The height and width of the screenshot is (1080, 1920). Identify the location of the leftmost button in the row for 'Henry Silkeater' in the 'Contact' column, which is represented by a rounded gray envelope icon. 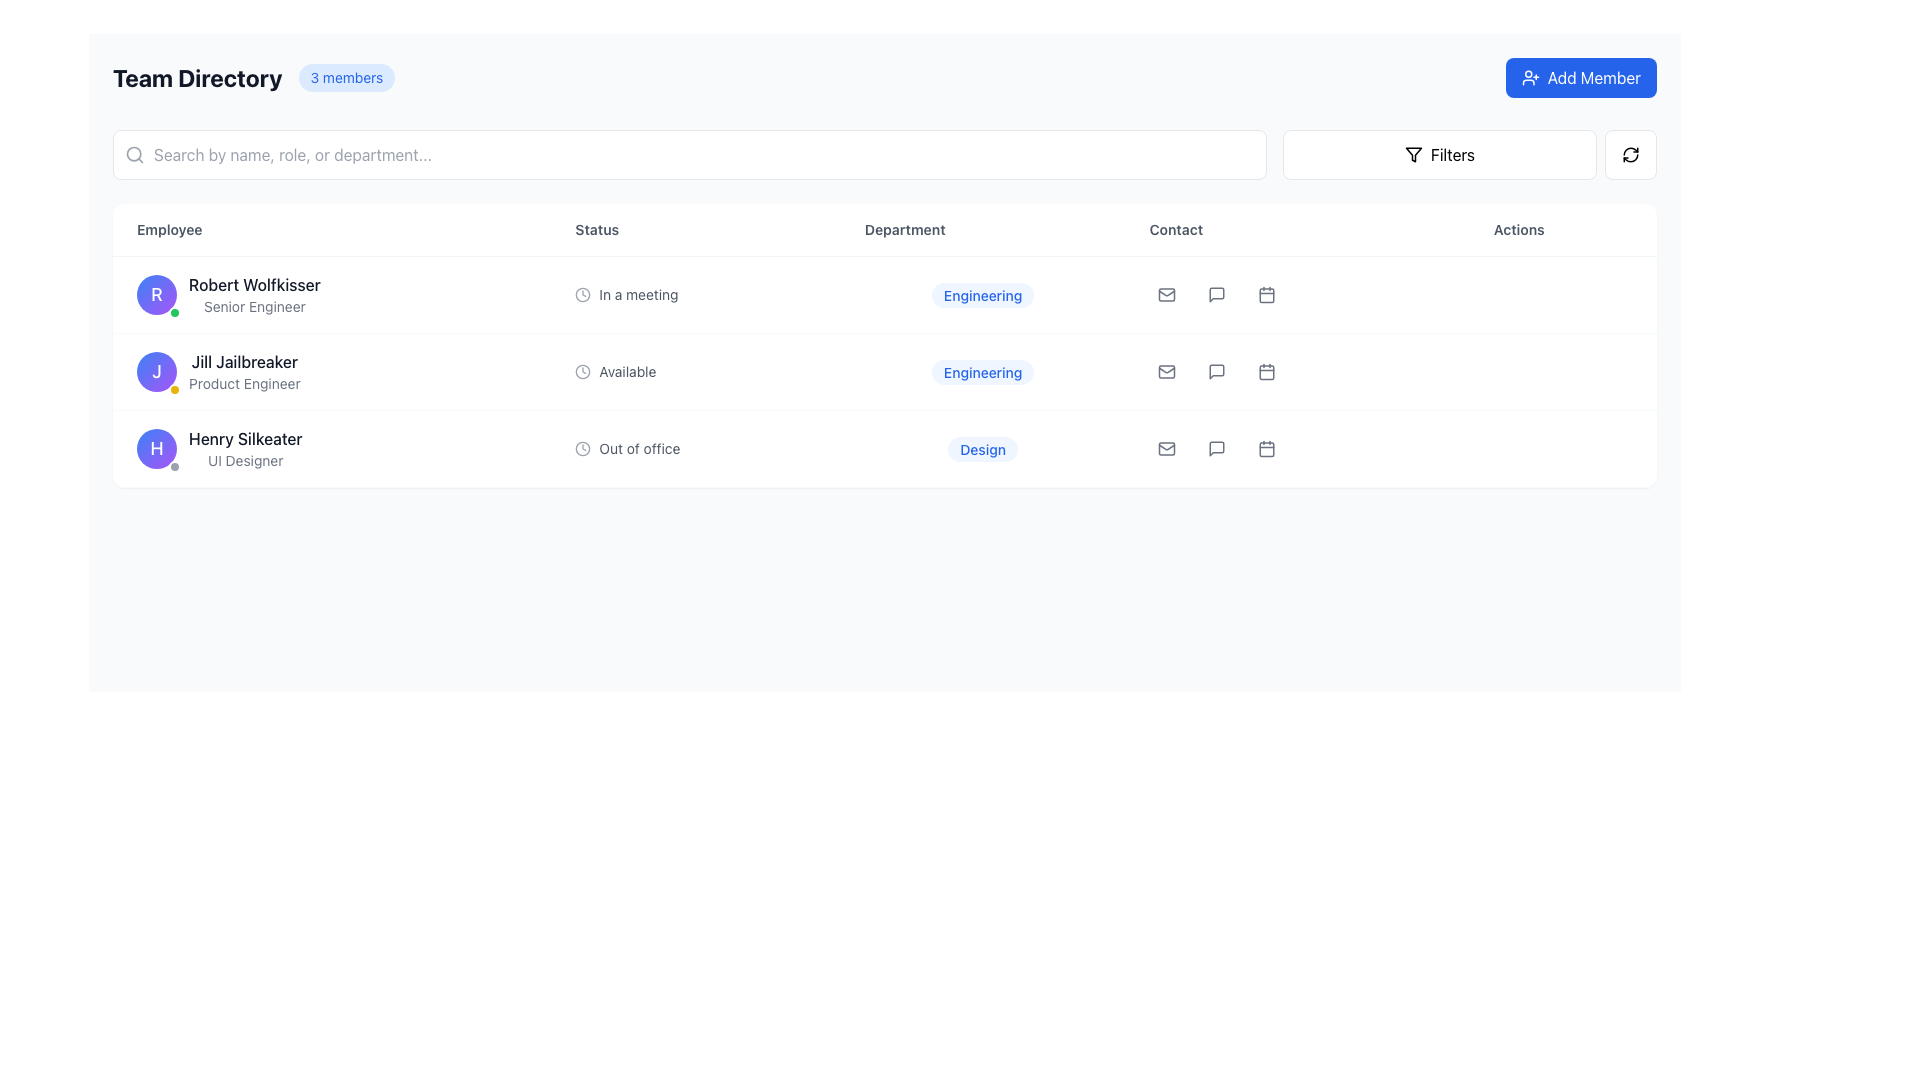
(1166, 447).